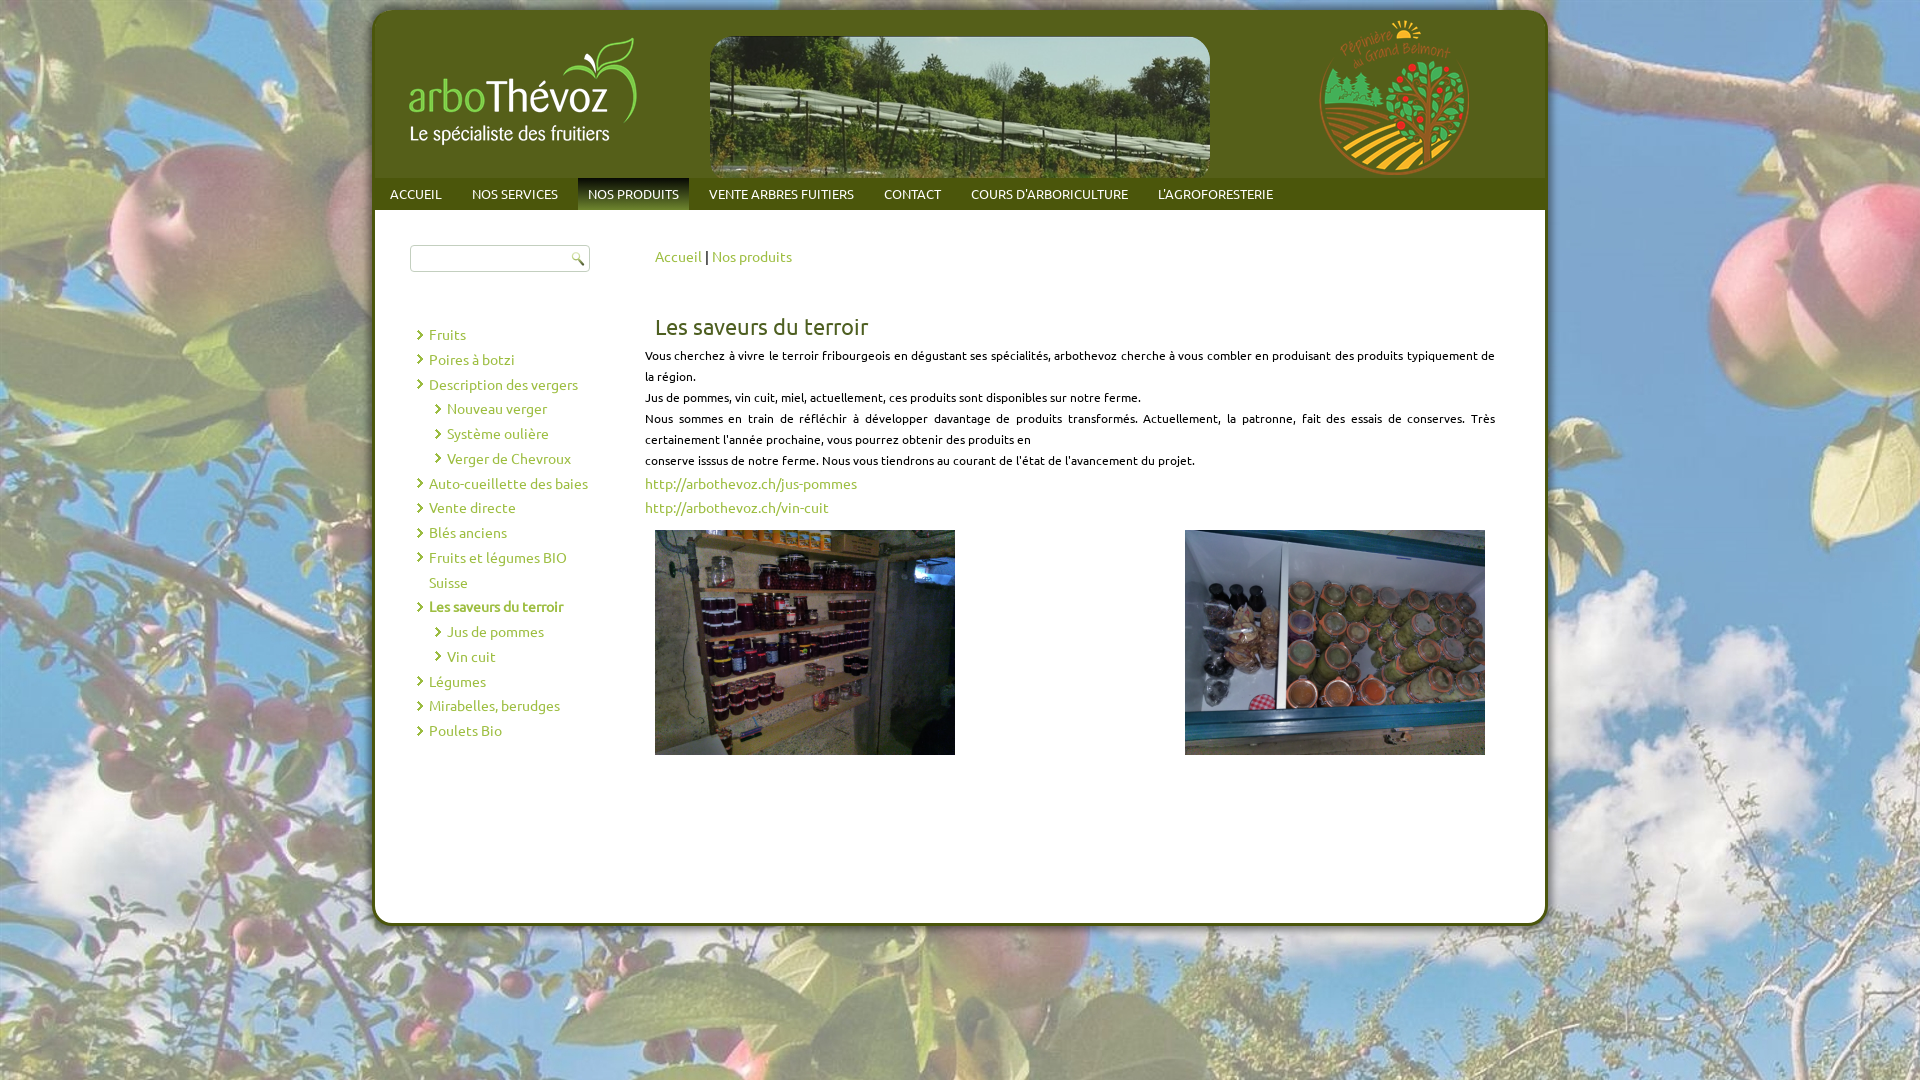 The width and height of the screenshot is (1920, 1080). What do you see at coordinates (507, 482) in the screenshot?
I see `'Auto-cueillette des baies'` at bounding box center [507, 482].